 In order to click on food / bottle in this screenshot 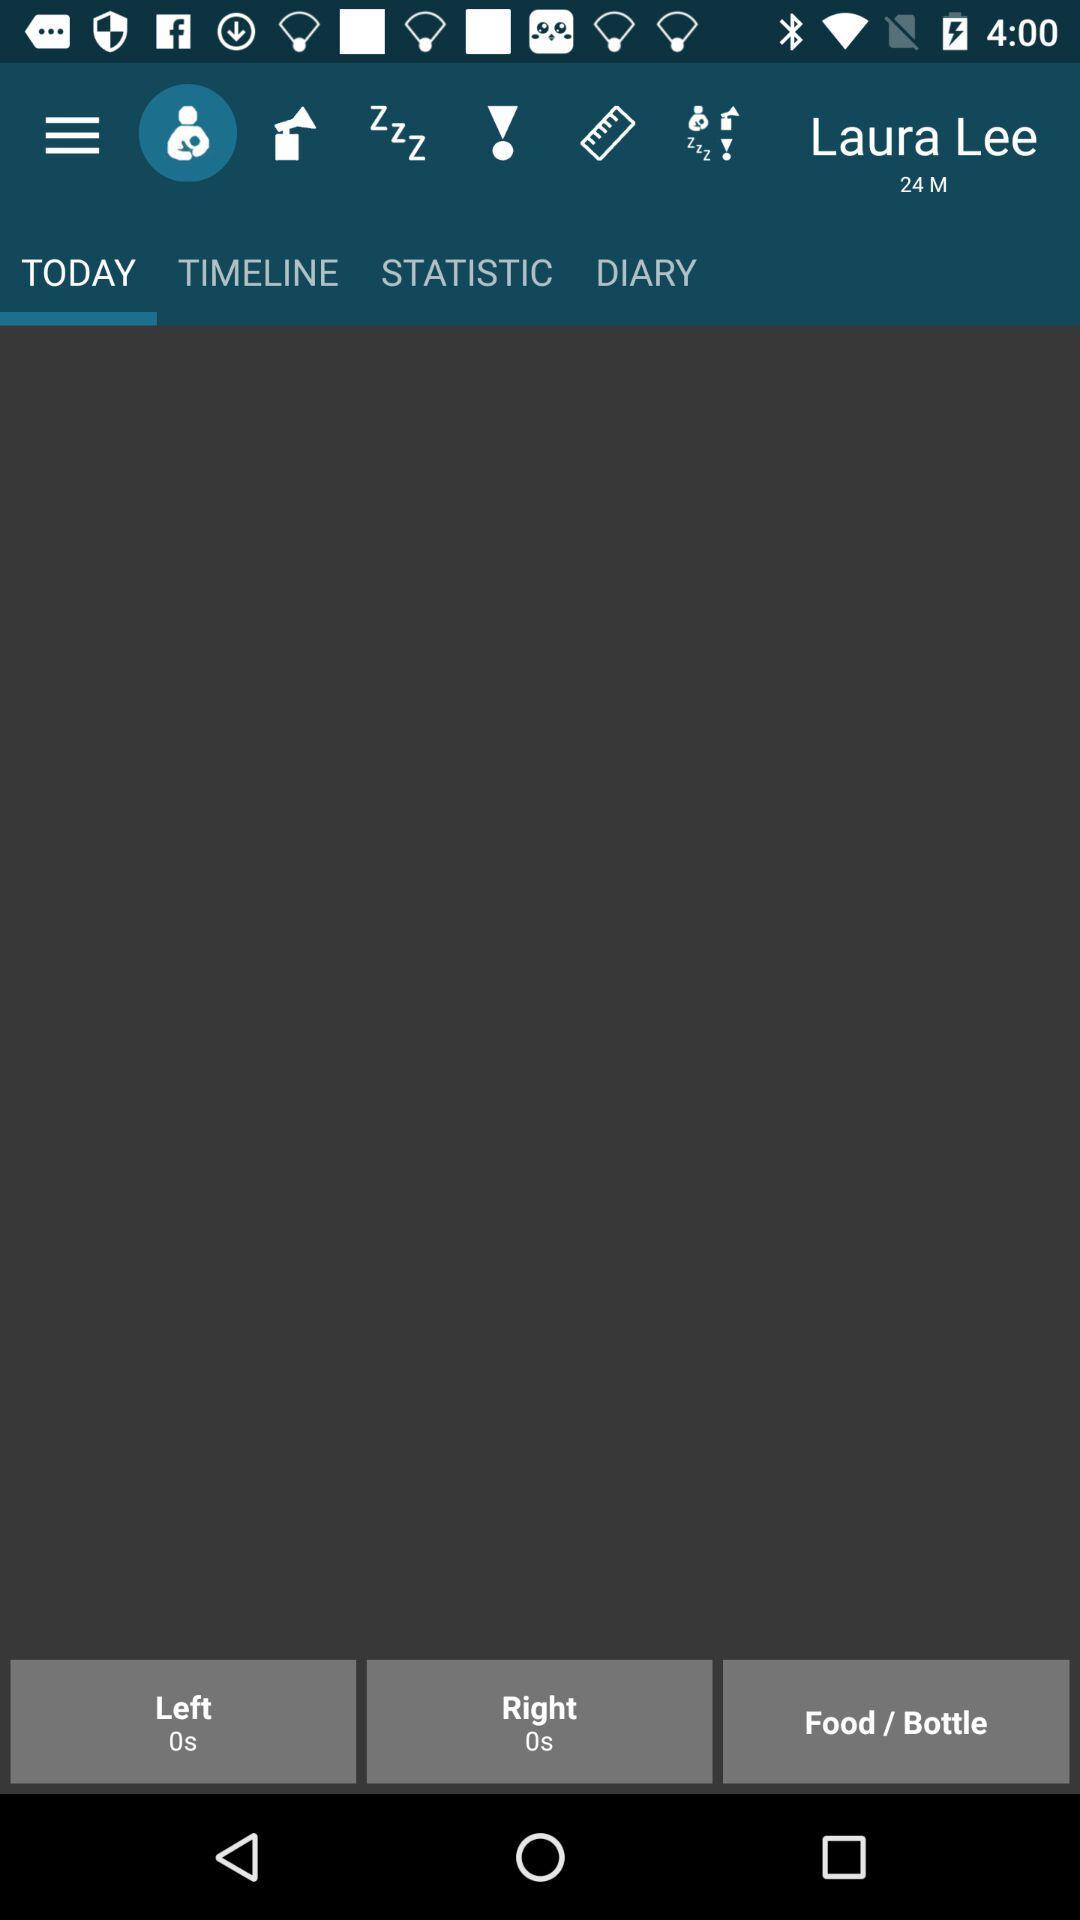, I will do `click(895, 1720)`.